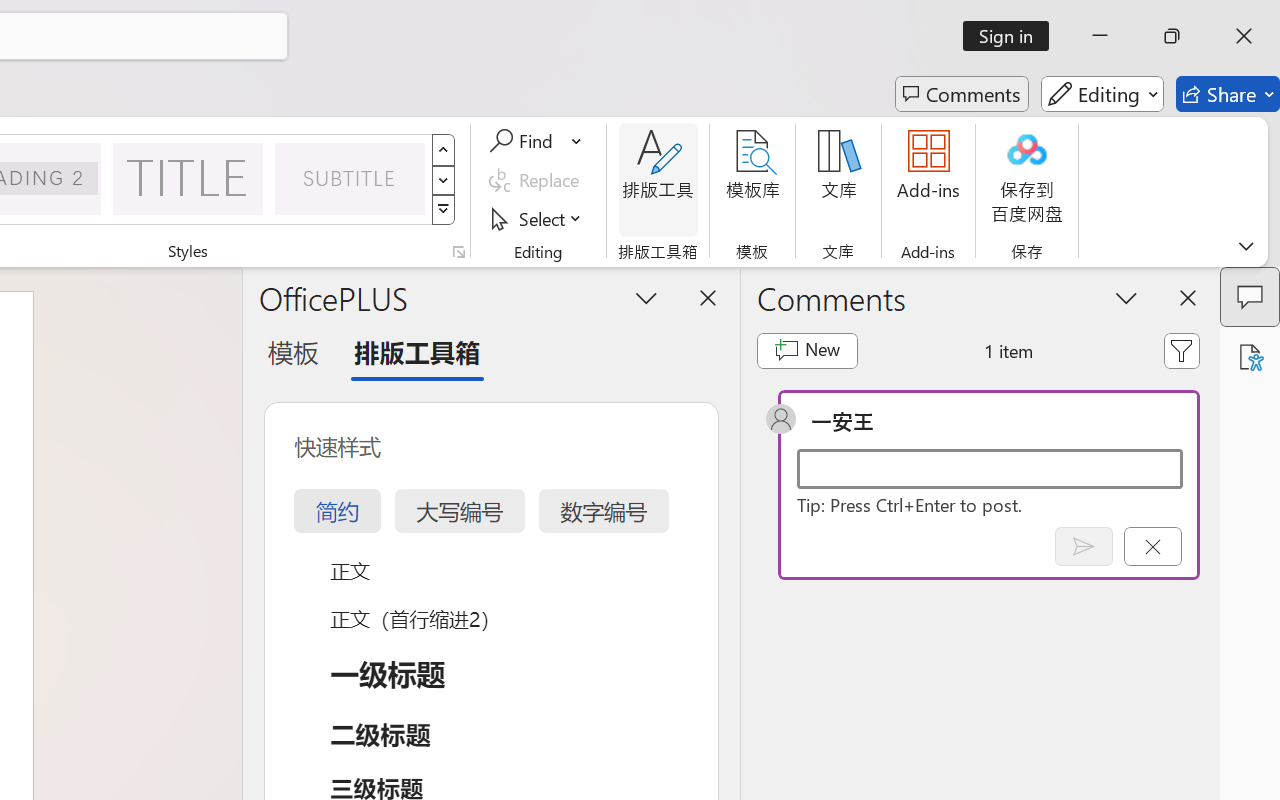  I want to click on 'Title', so click(188, 177).